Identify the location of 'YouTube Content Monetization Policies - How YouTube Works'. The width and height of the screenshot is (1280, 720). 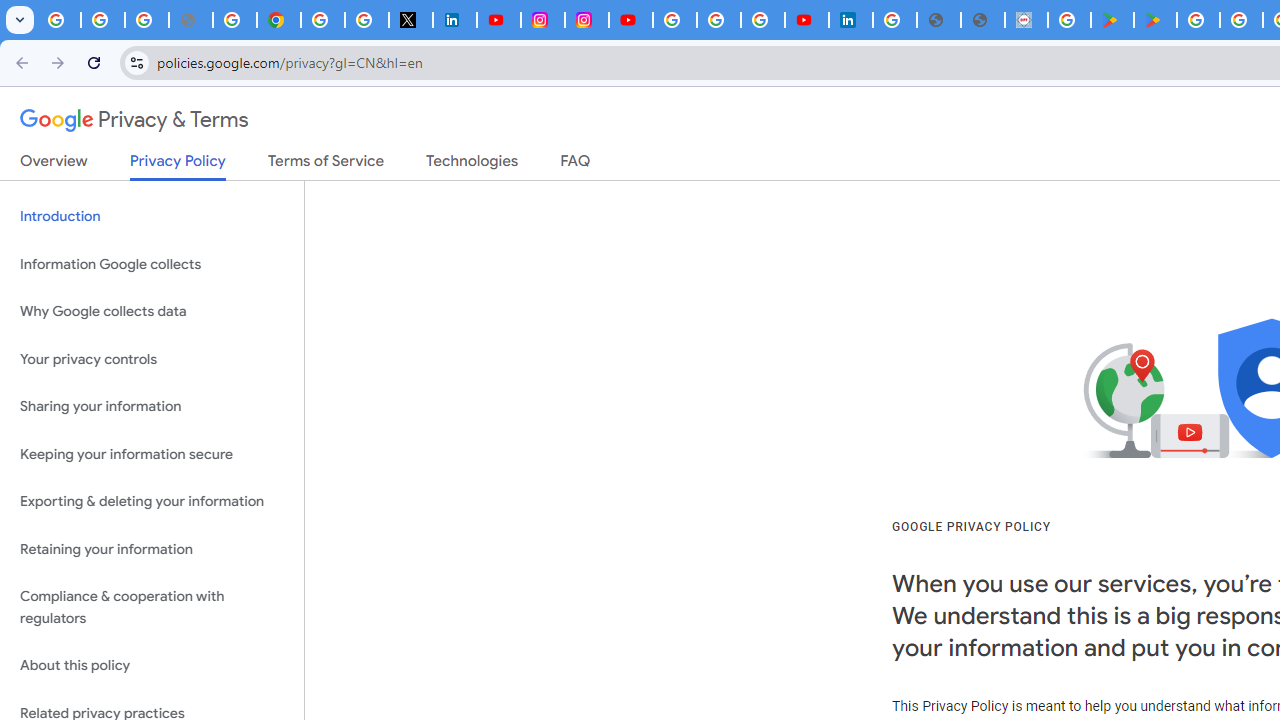
(499, 20).